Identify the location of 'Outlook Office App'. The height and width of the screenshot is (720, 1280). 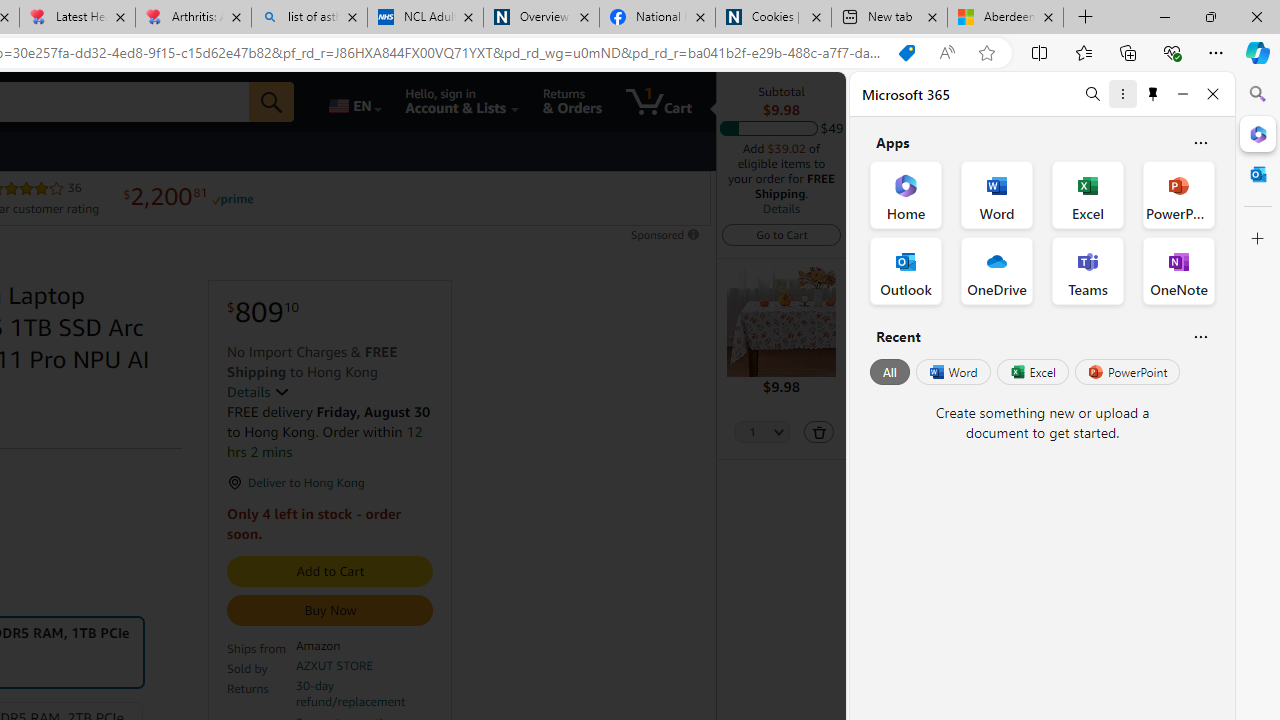
(905, 271).